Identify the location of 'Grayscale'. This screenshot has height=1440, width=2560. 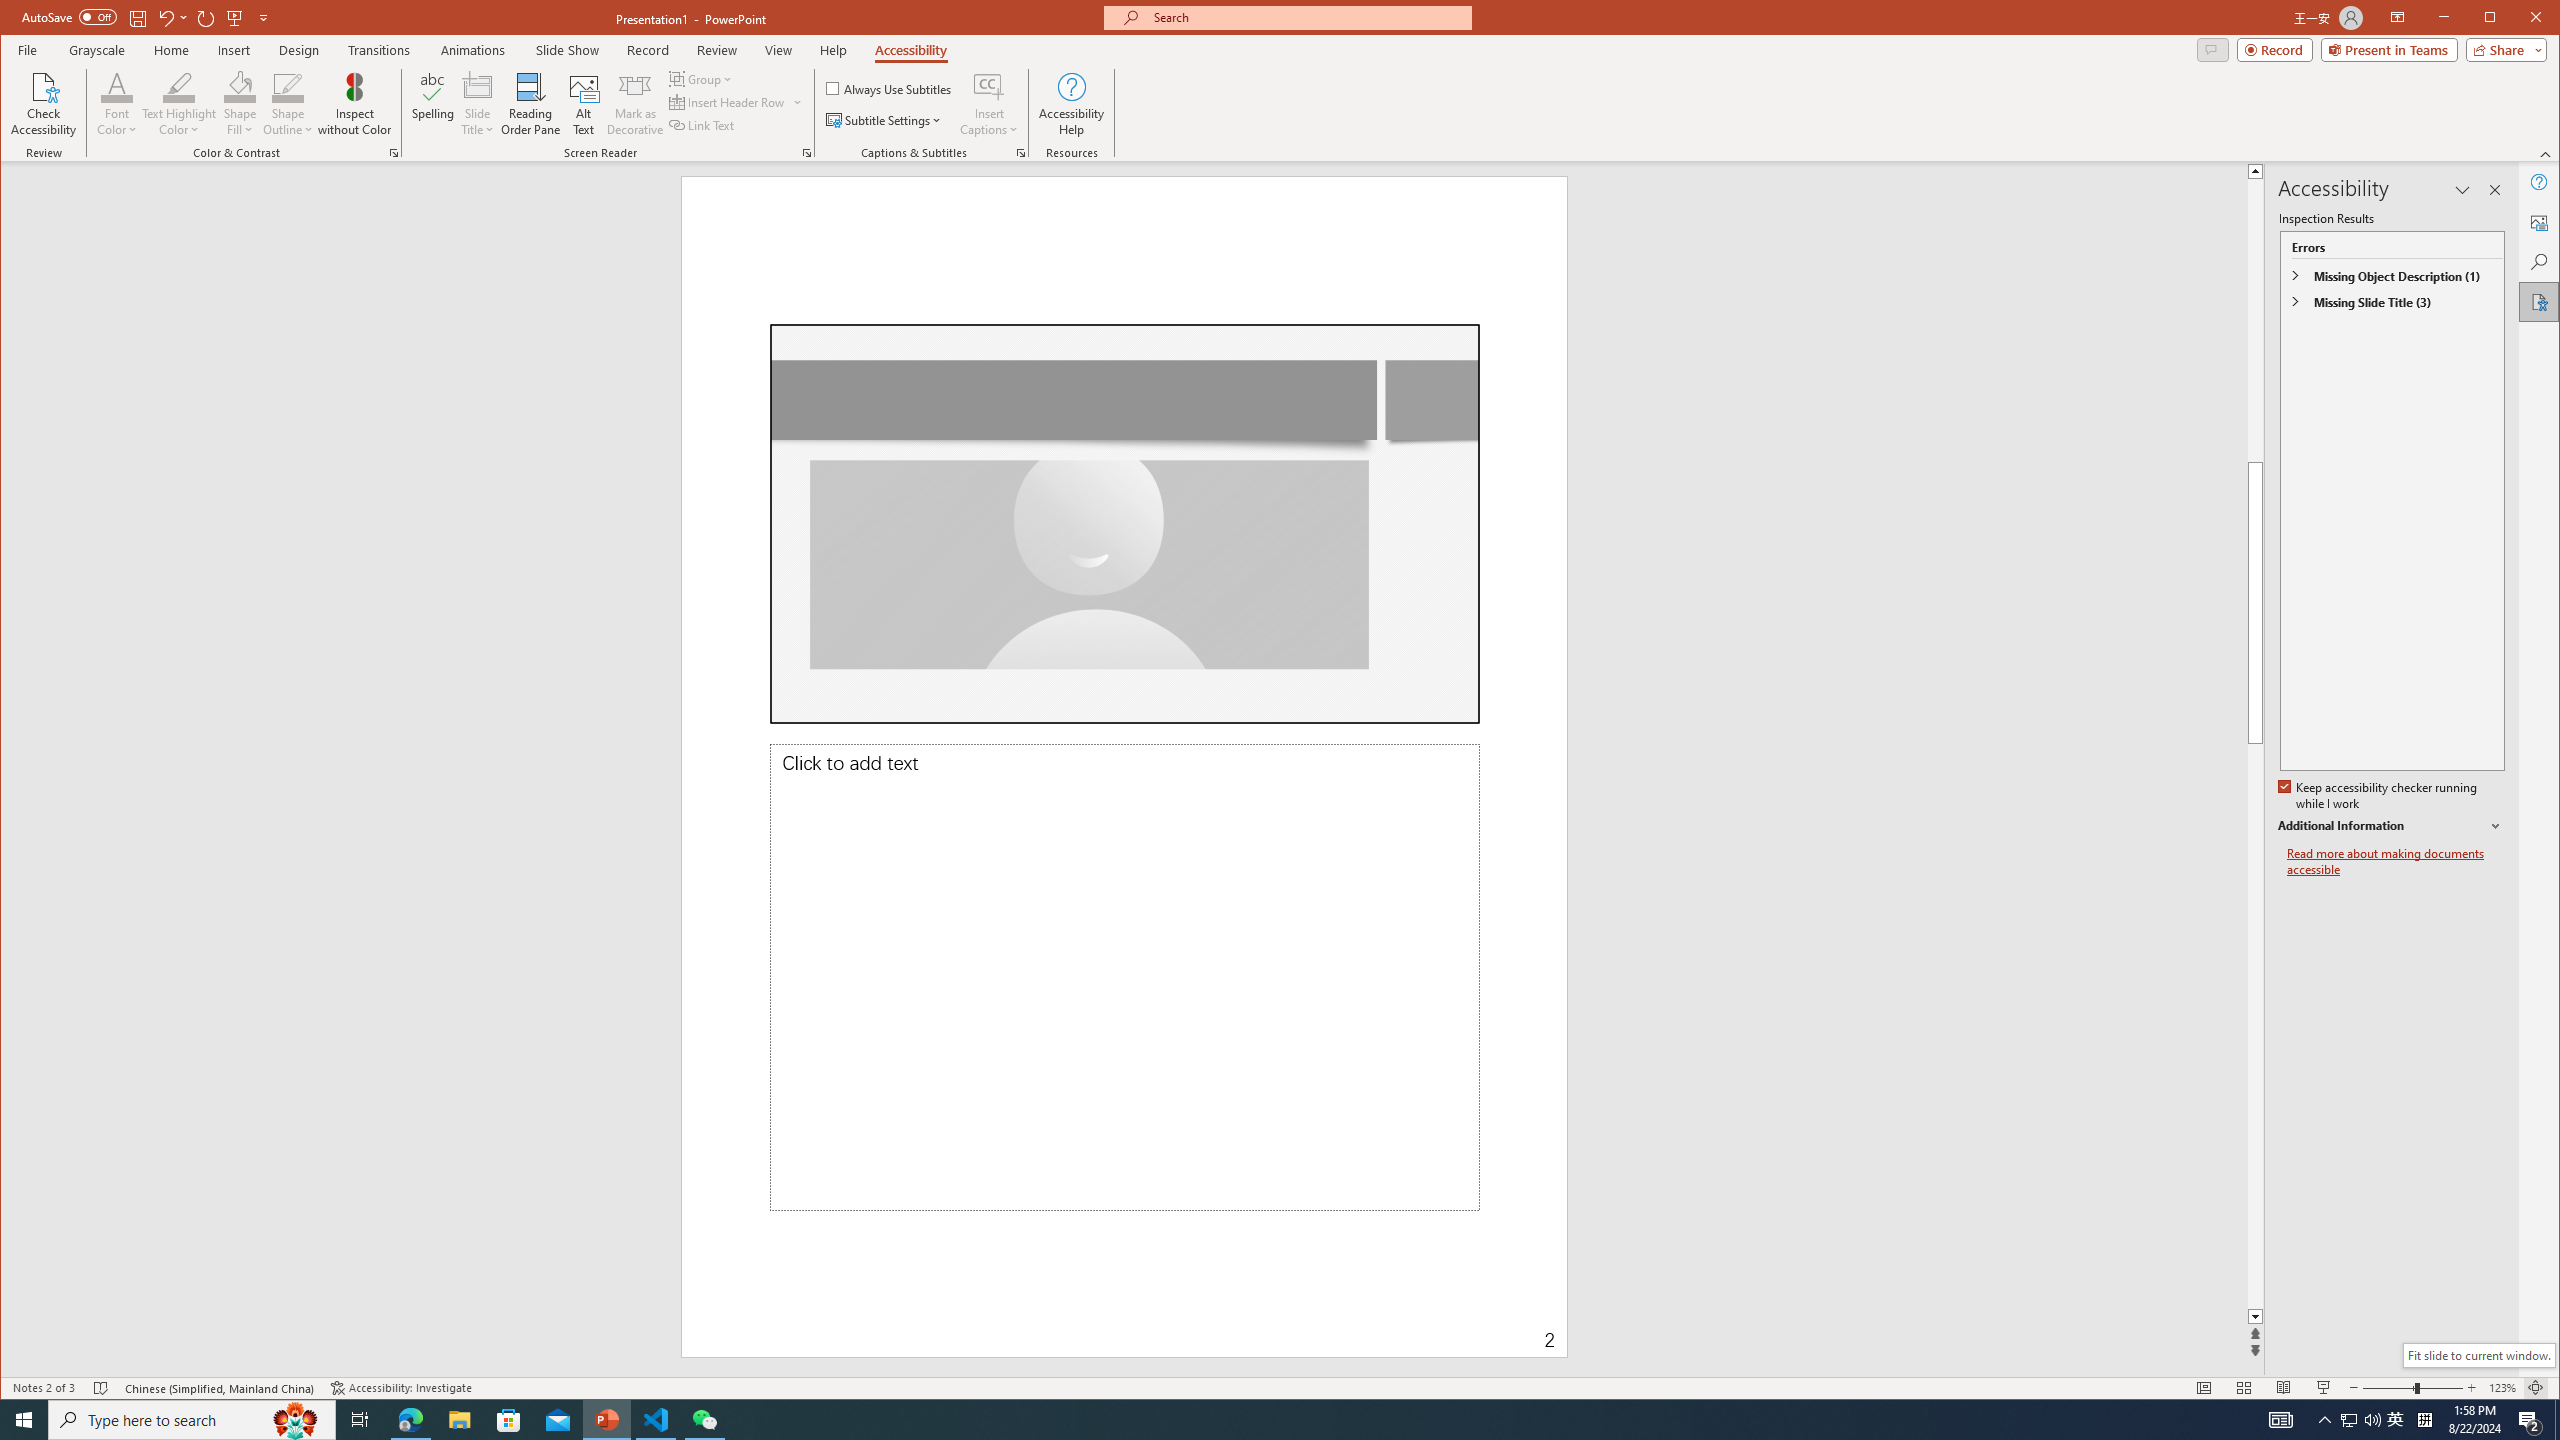
(97, 49).